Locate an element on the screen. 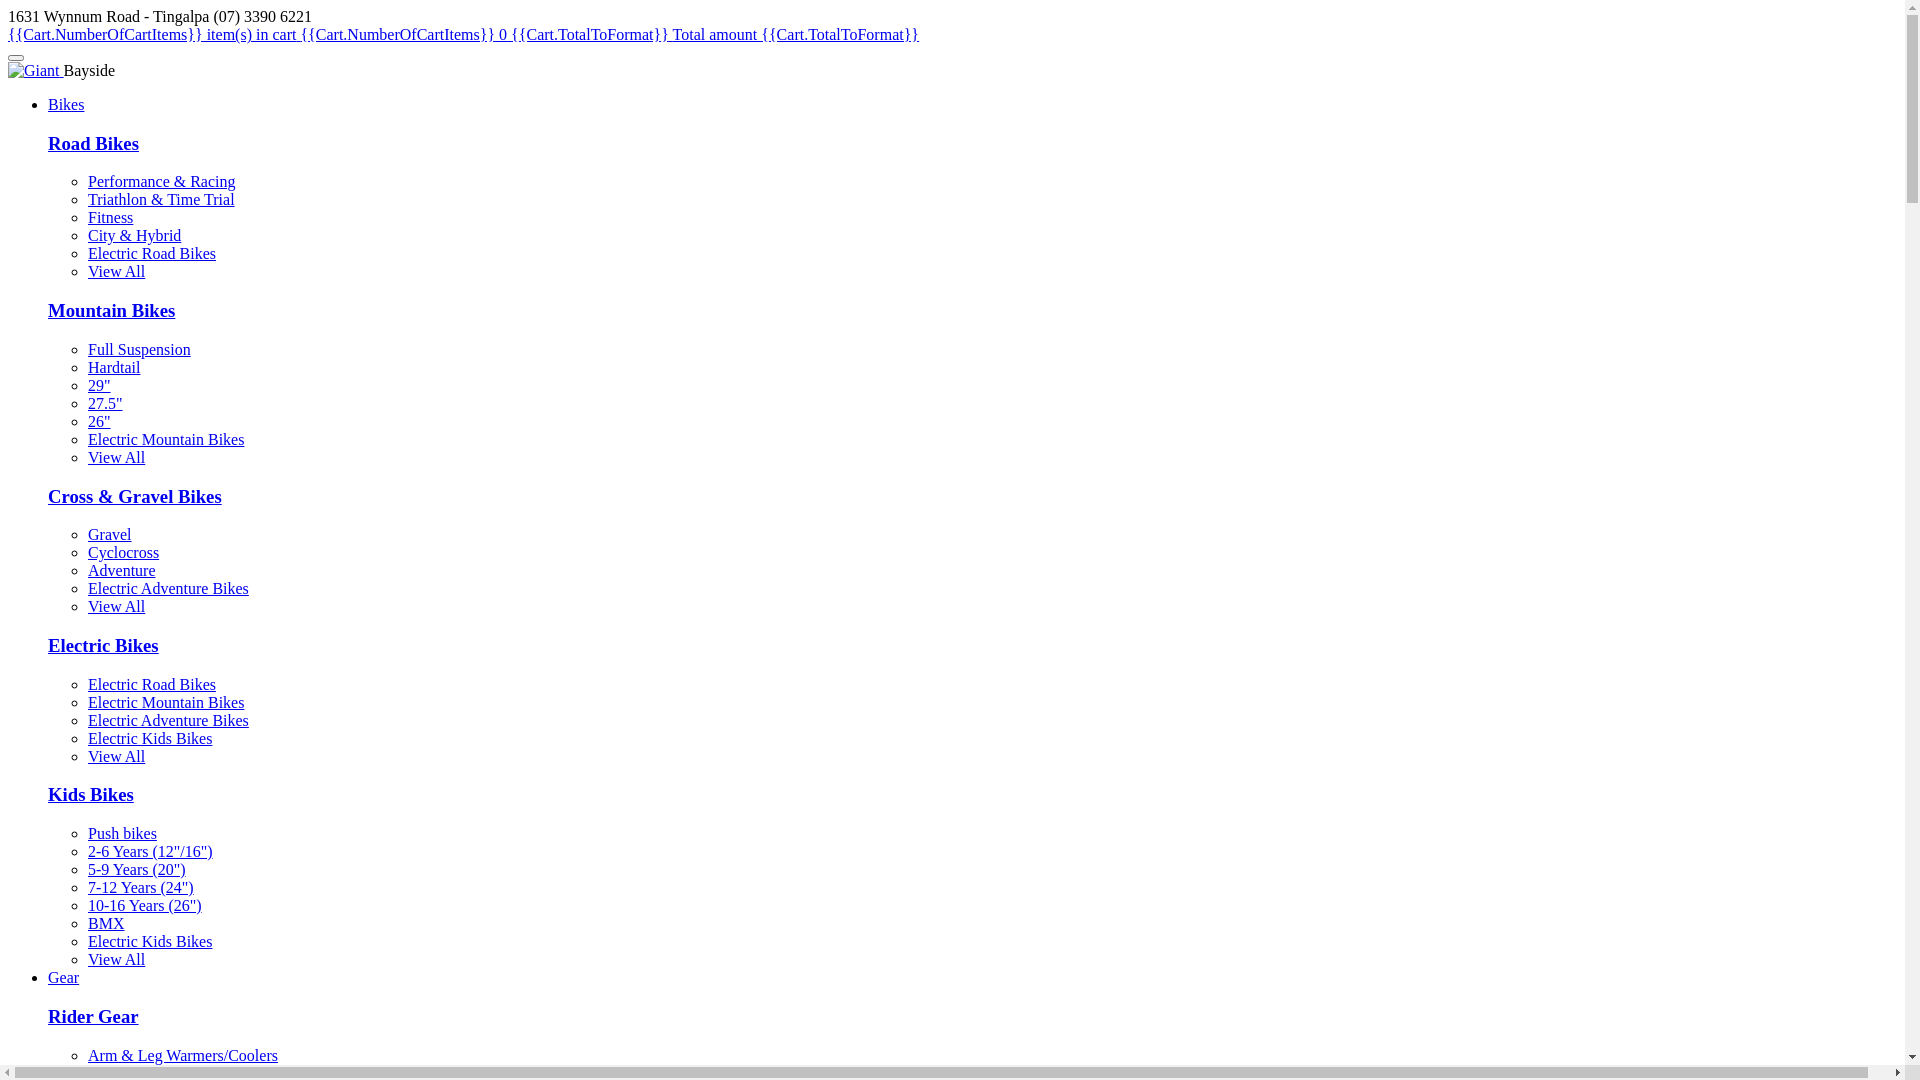 The image size is (1920, 1080). 'Cross & Gravel Bikes' is located at coordinates (48, 495).